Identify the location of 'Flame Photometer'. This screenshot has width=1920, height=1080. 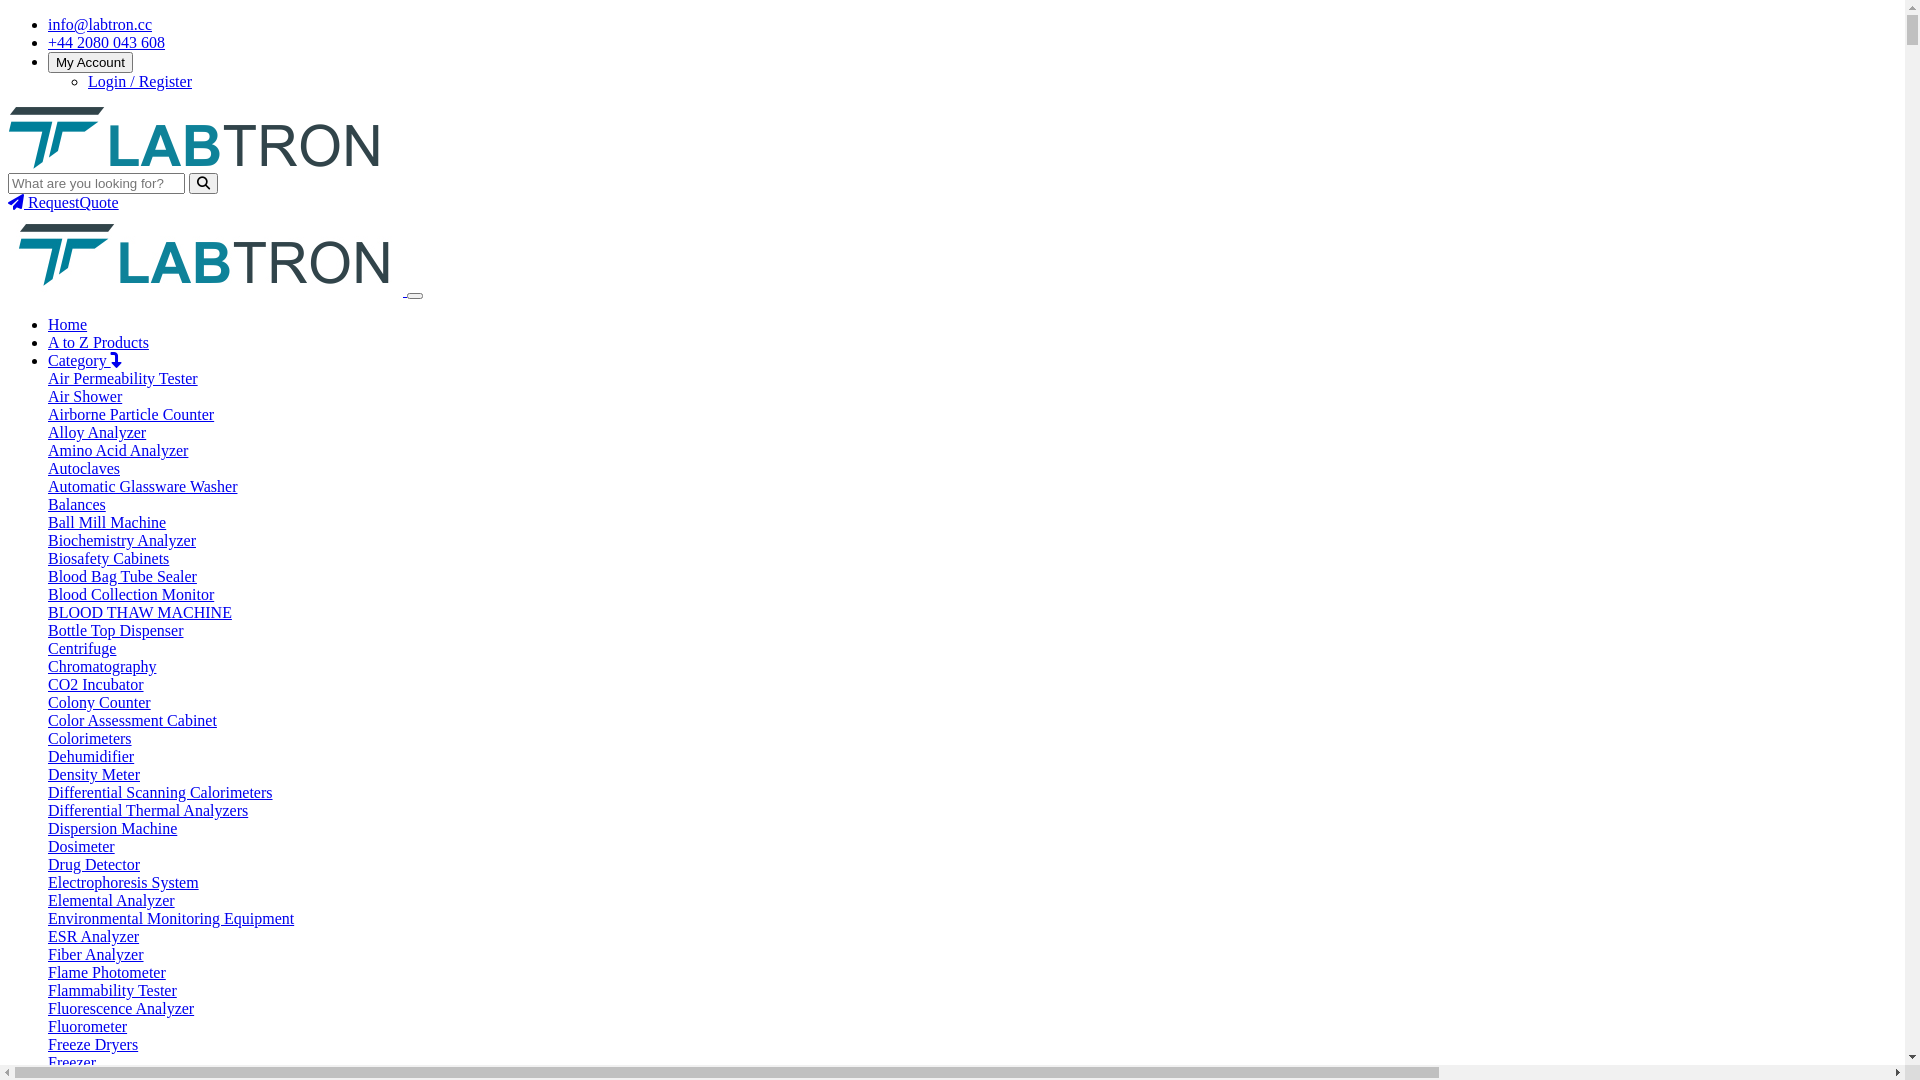
(105, 971).